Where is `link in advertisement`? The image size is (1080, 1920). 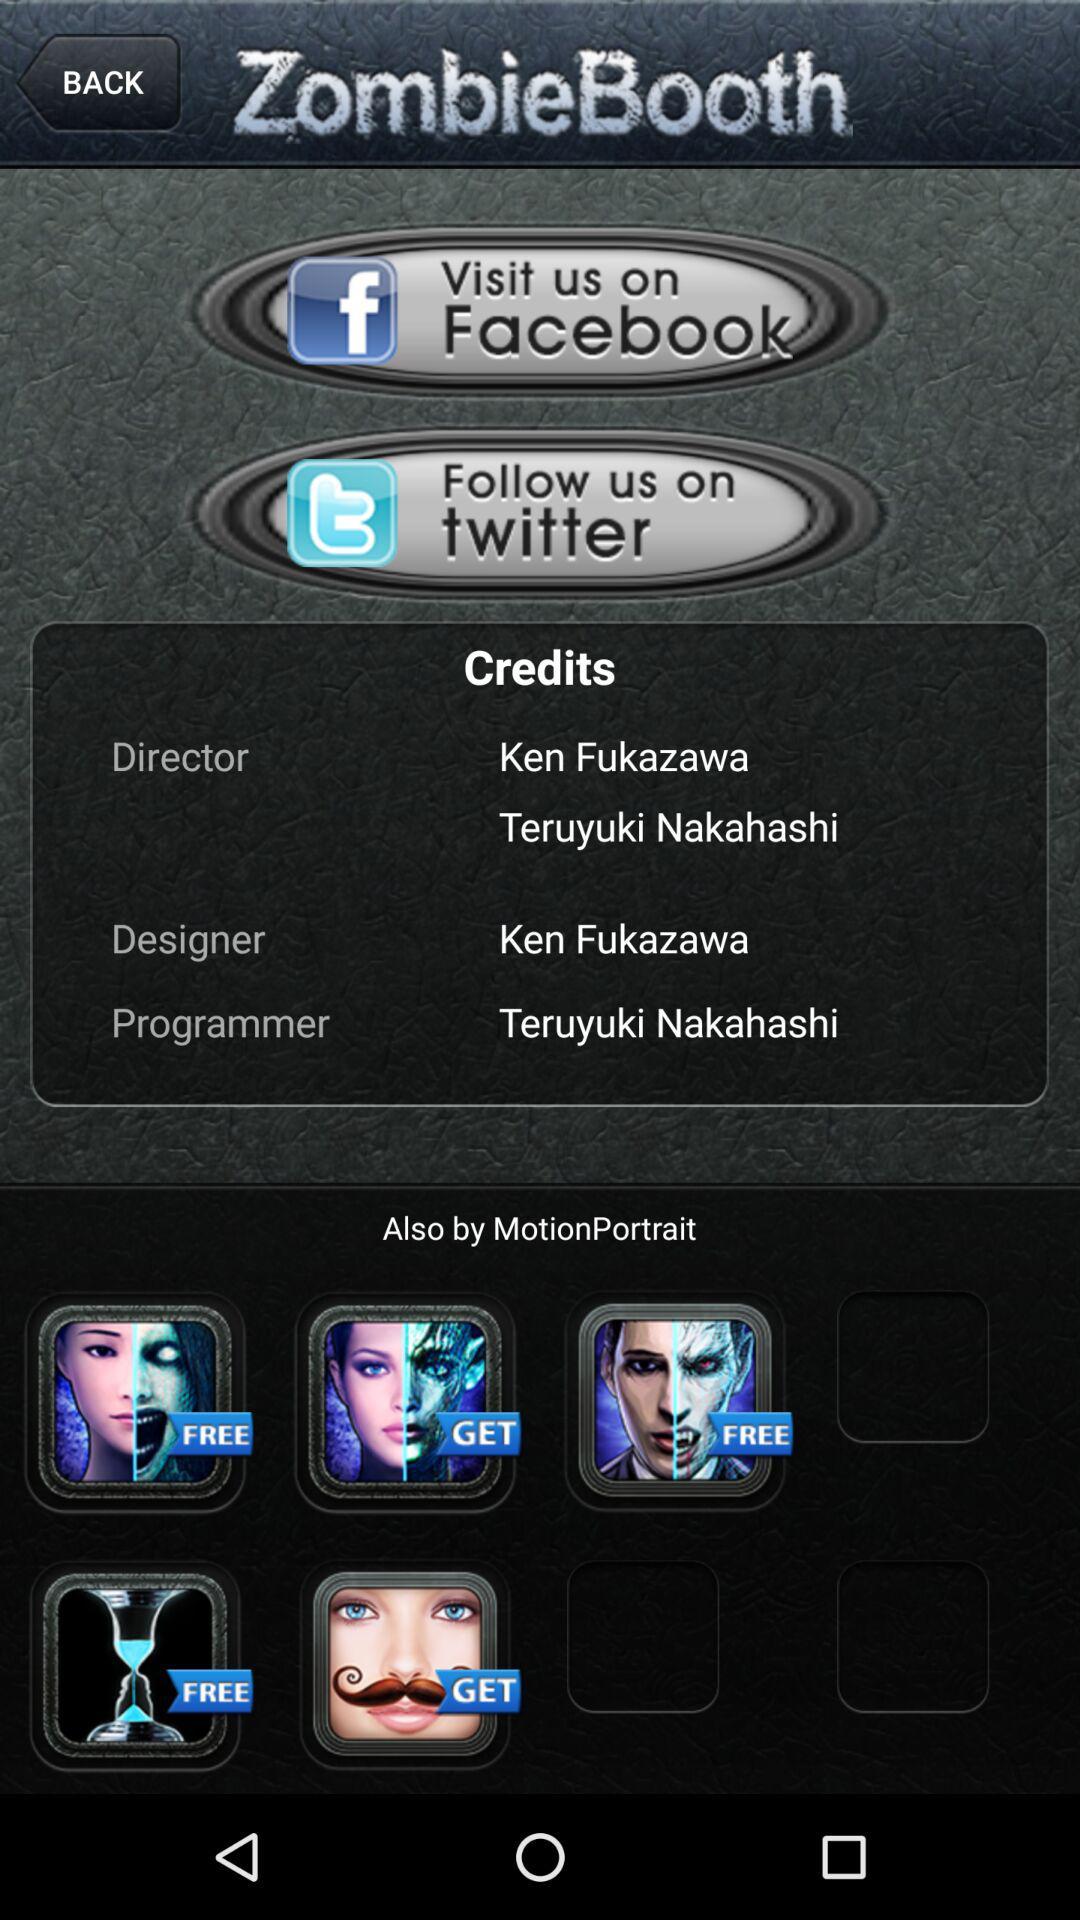
link in advertisement is located at coordinates (405, 1665).